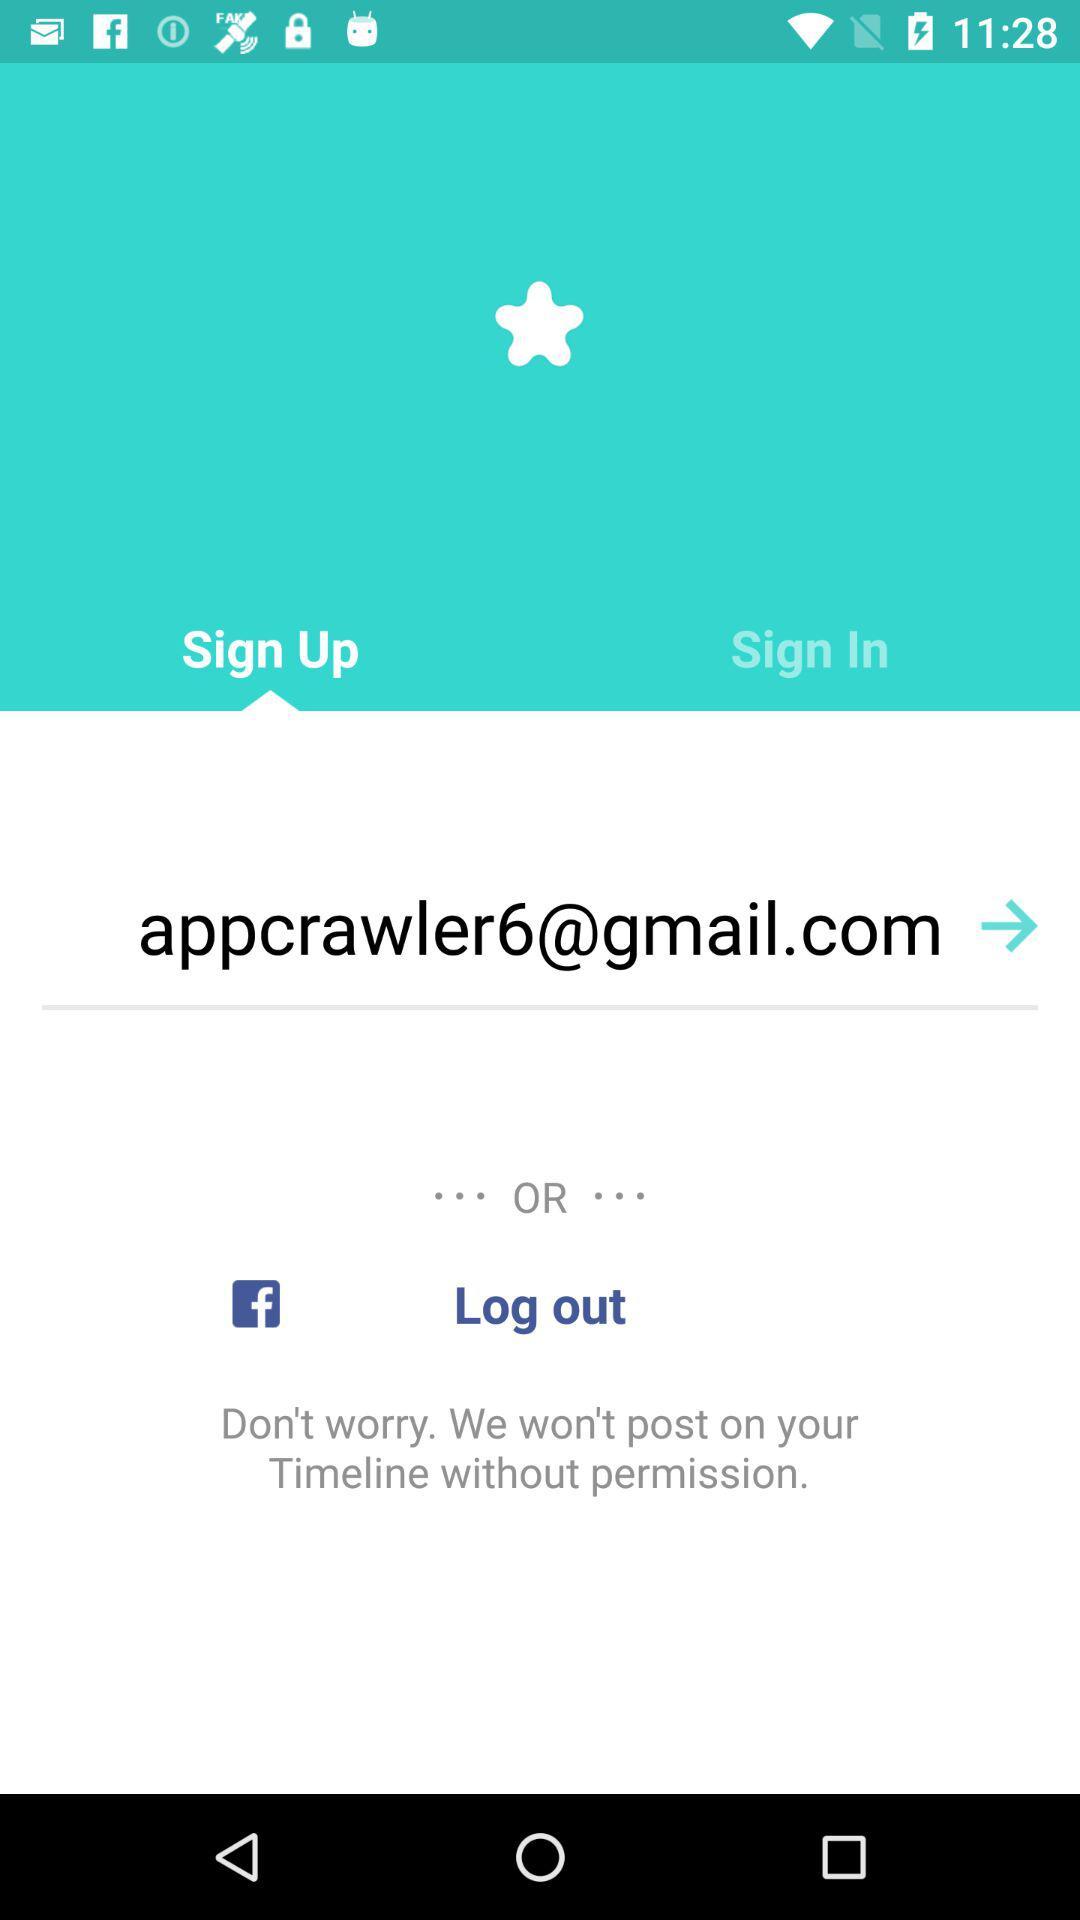 The height and width of the screenshot is (1920, 1080). Describe the element at coordinates (540, 1303) in the screenshot. I see `the log out item` at that location.